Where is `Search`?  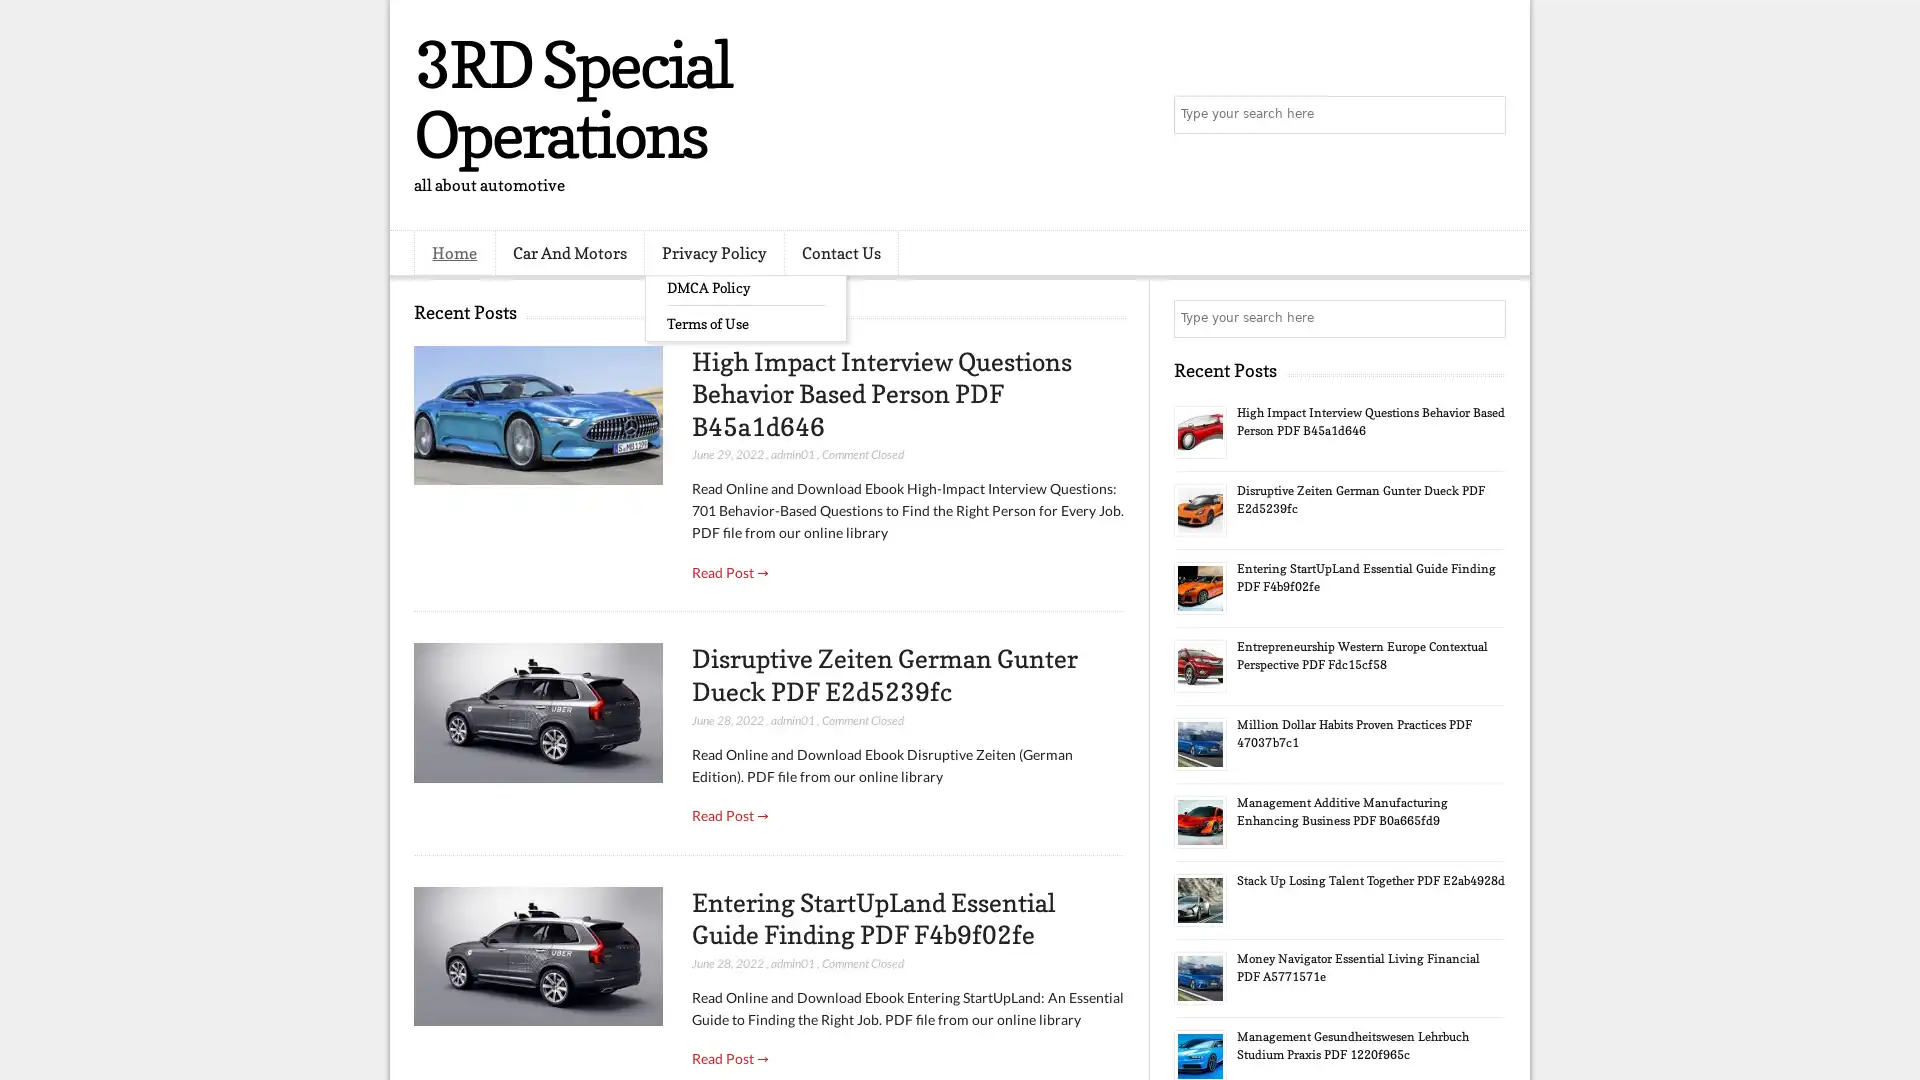 Search is located at coordinates (1485, 318).